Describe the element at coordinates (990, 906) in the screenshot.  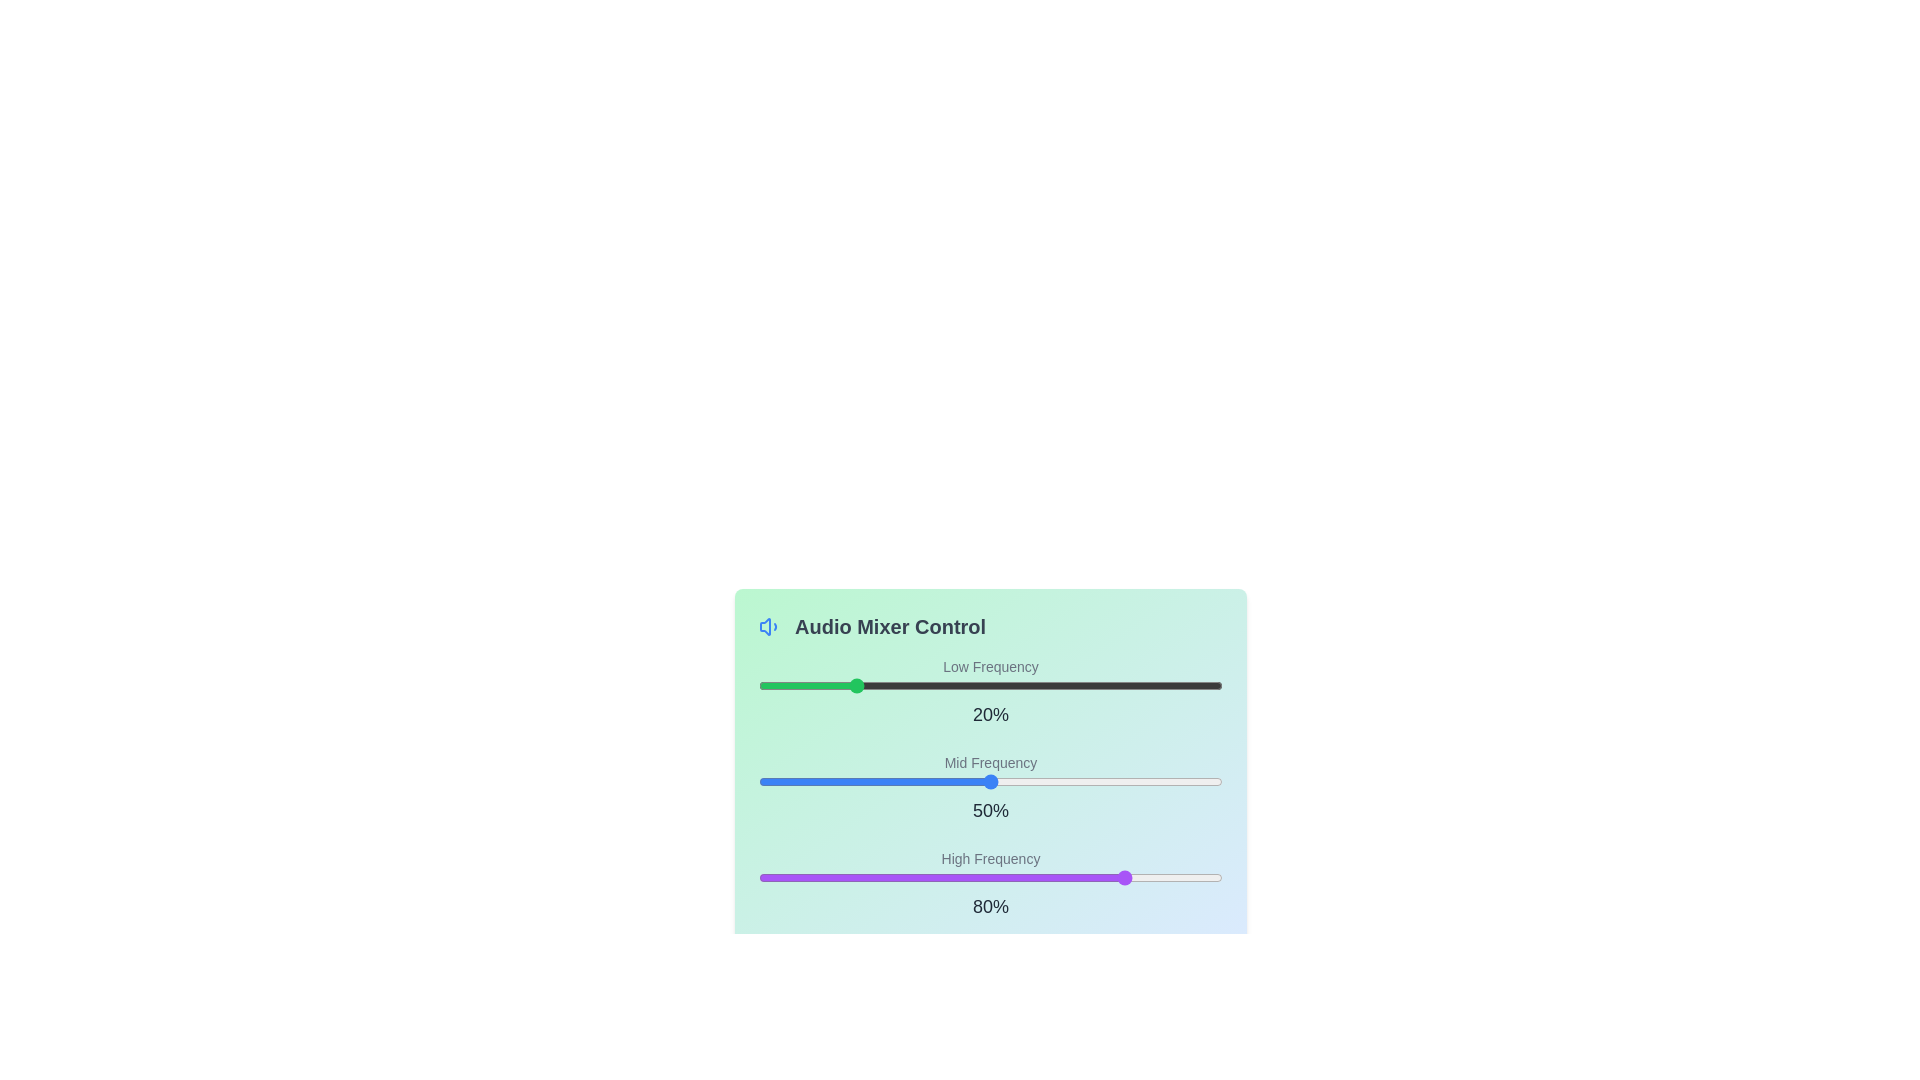
I see `the text label displaying '80%' located at the bottom of the 'High Frequency' section, which is centrally aligned beneath the slider control for 'High Frequency'` at that location.